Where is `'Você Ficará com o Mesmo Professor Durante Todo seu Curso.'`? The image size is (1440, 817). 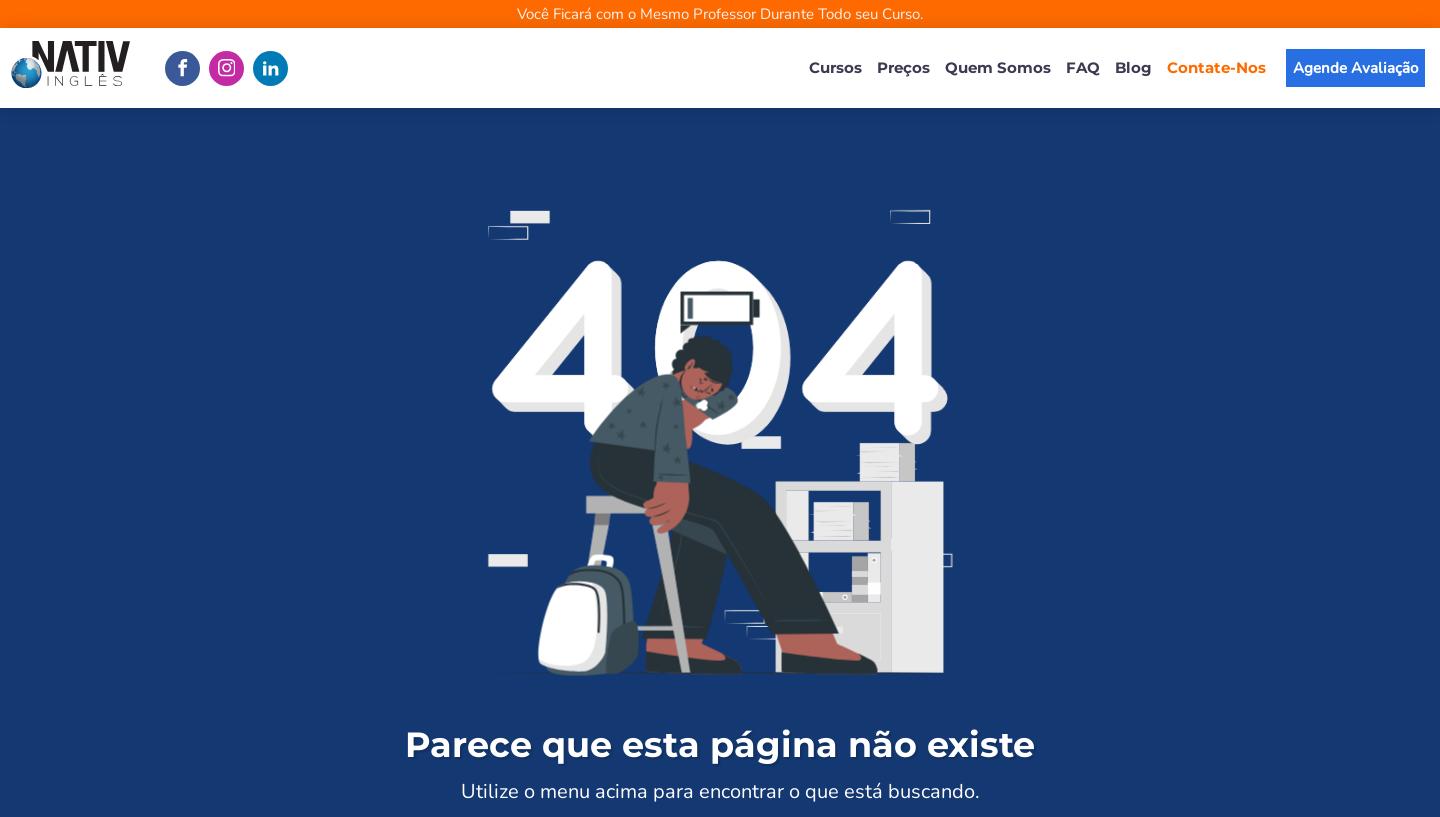 'Você Ficará com o Mesmo Professor Durante Todo seu Curso.' is located at coordinates (720, 12).